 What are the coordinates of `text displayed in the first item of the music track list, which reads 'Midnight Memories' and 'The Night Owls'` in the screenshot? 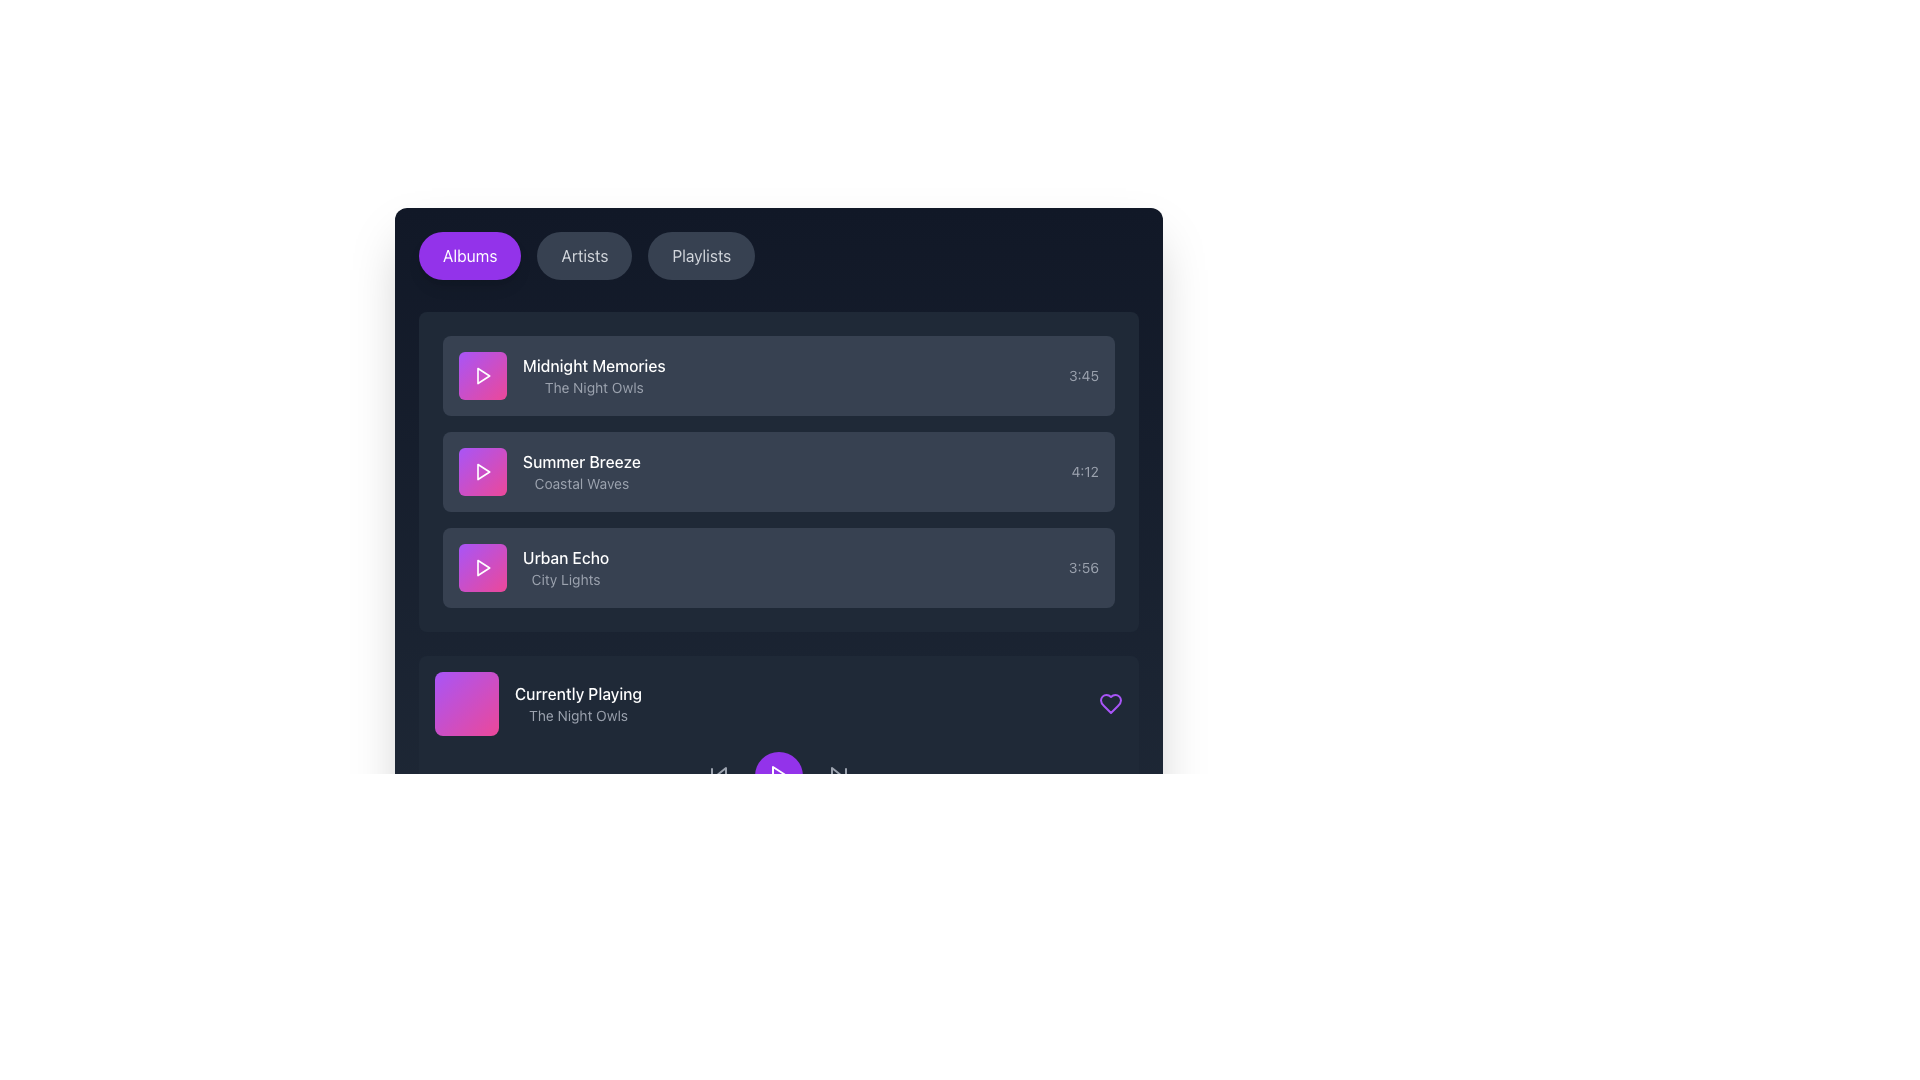 It's located at (593, 375).